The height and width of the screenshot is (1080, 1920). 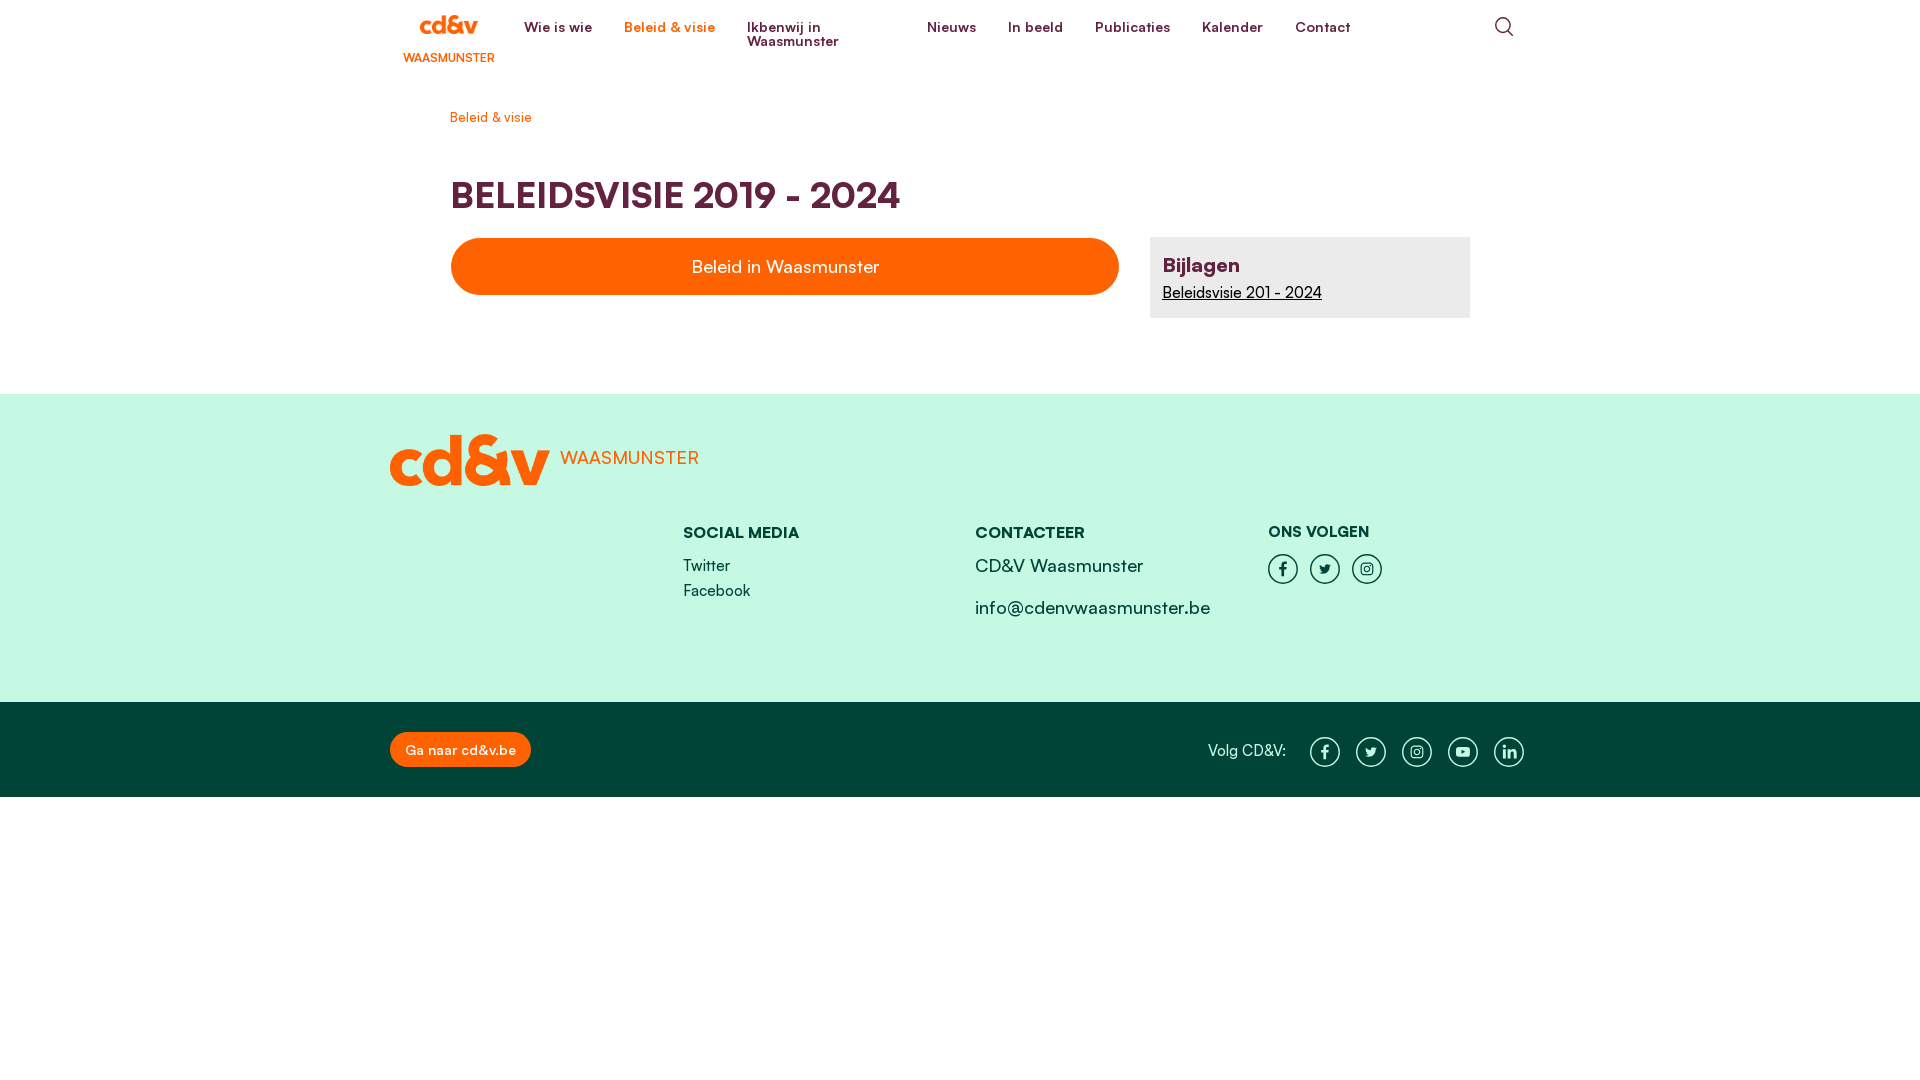 What do you see at coordinates (669, 27) in the screenshot?
I see `'Beleid & visie'` at bounding box center [669, 27].